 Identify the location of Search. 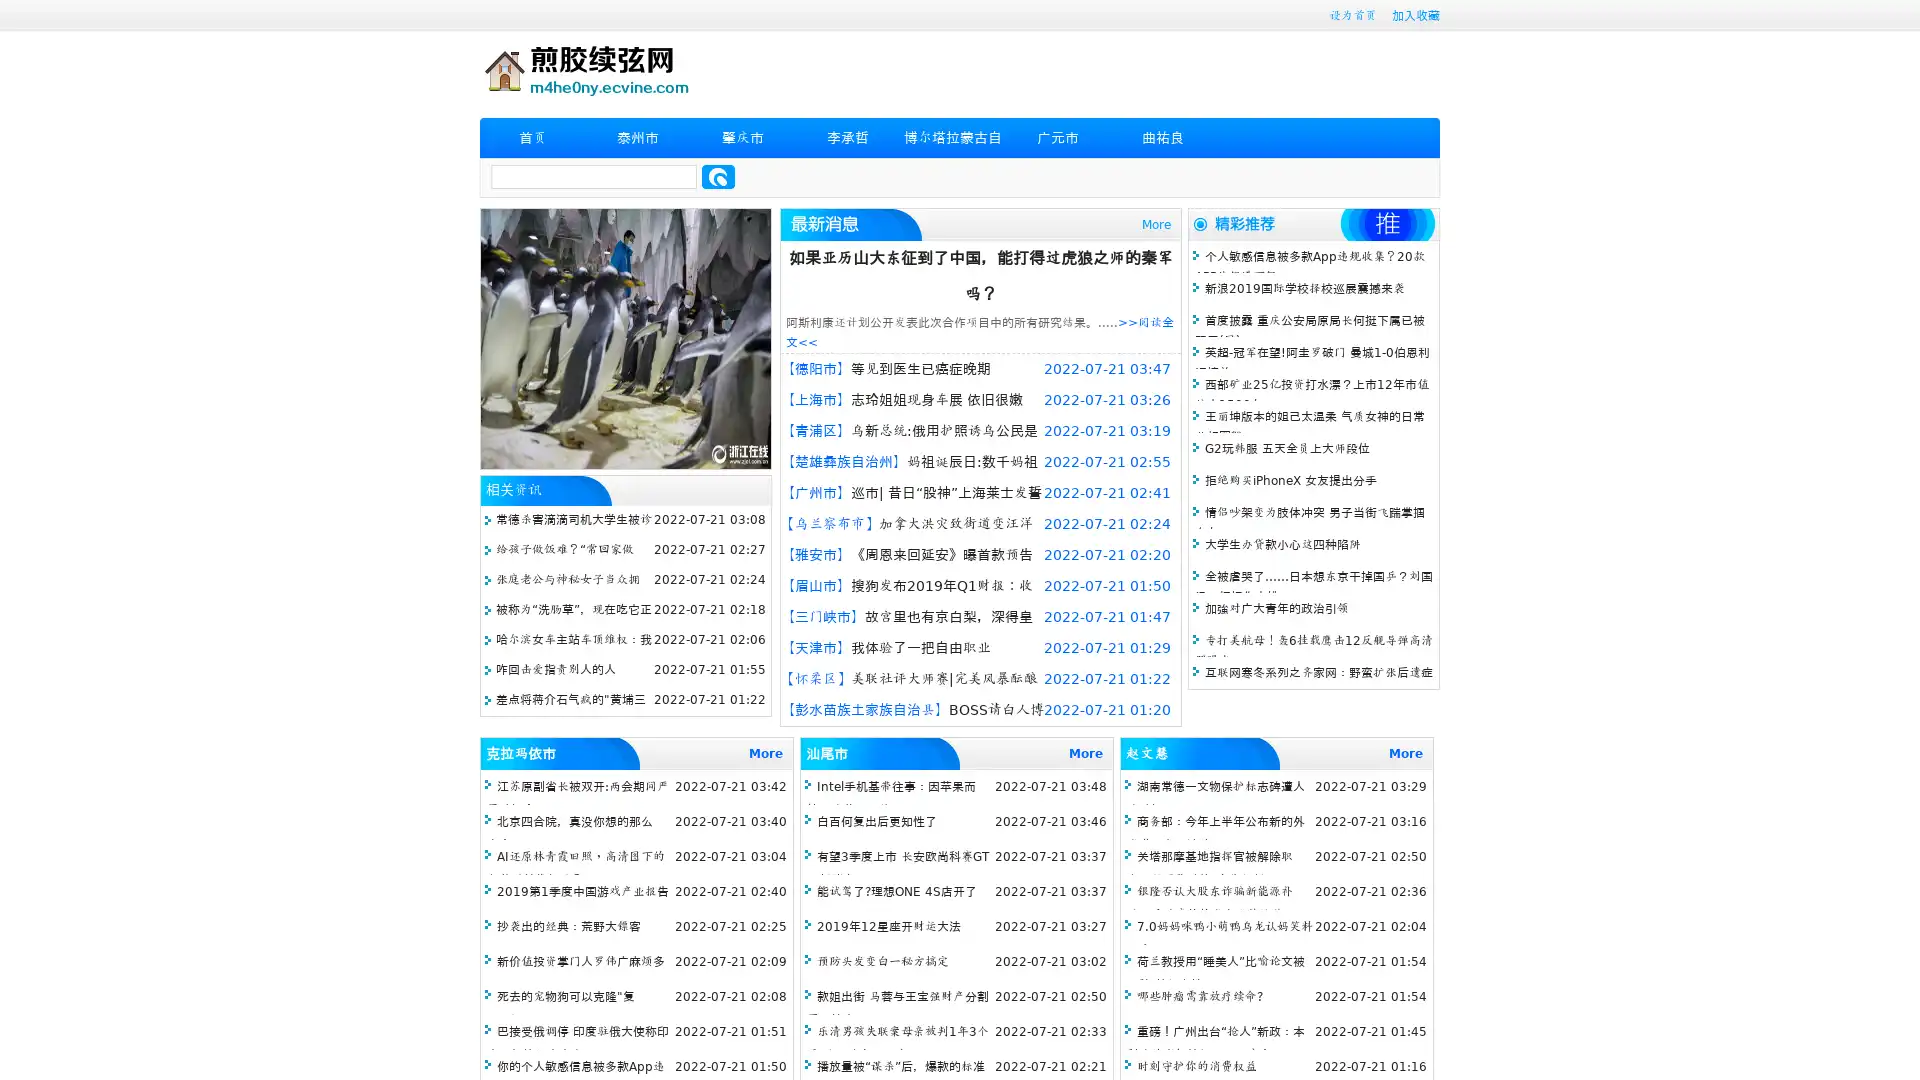
(718, 176).